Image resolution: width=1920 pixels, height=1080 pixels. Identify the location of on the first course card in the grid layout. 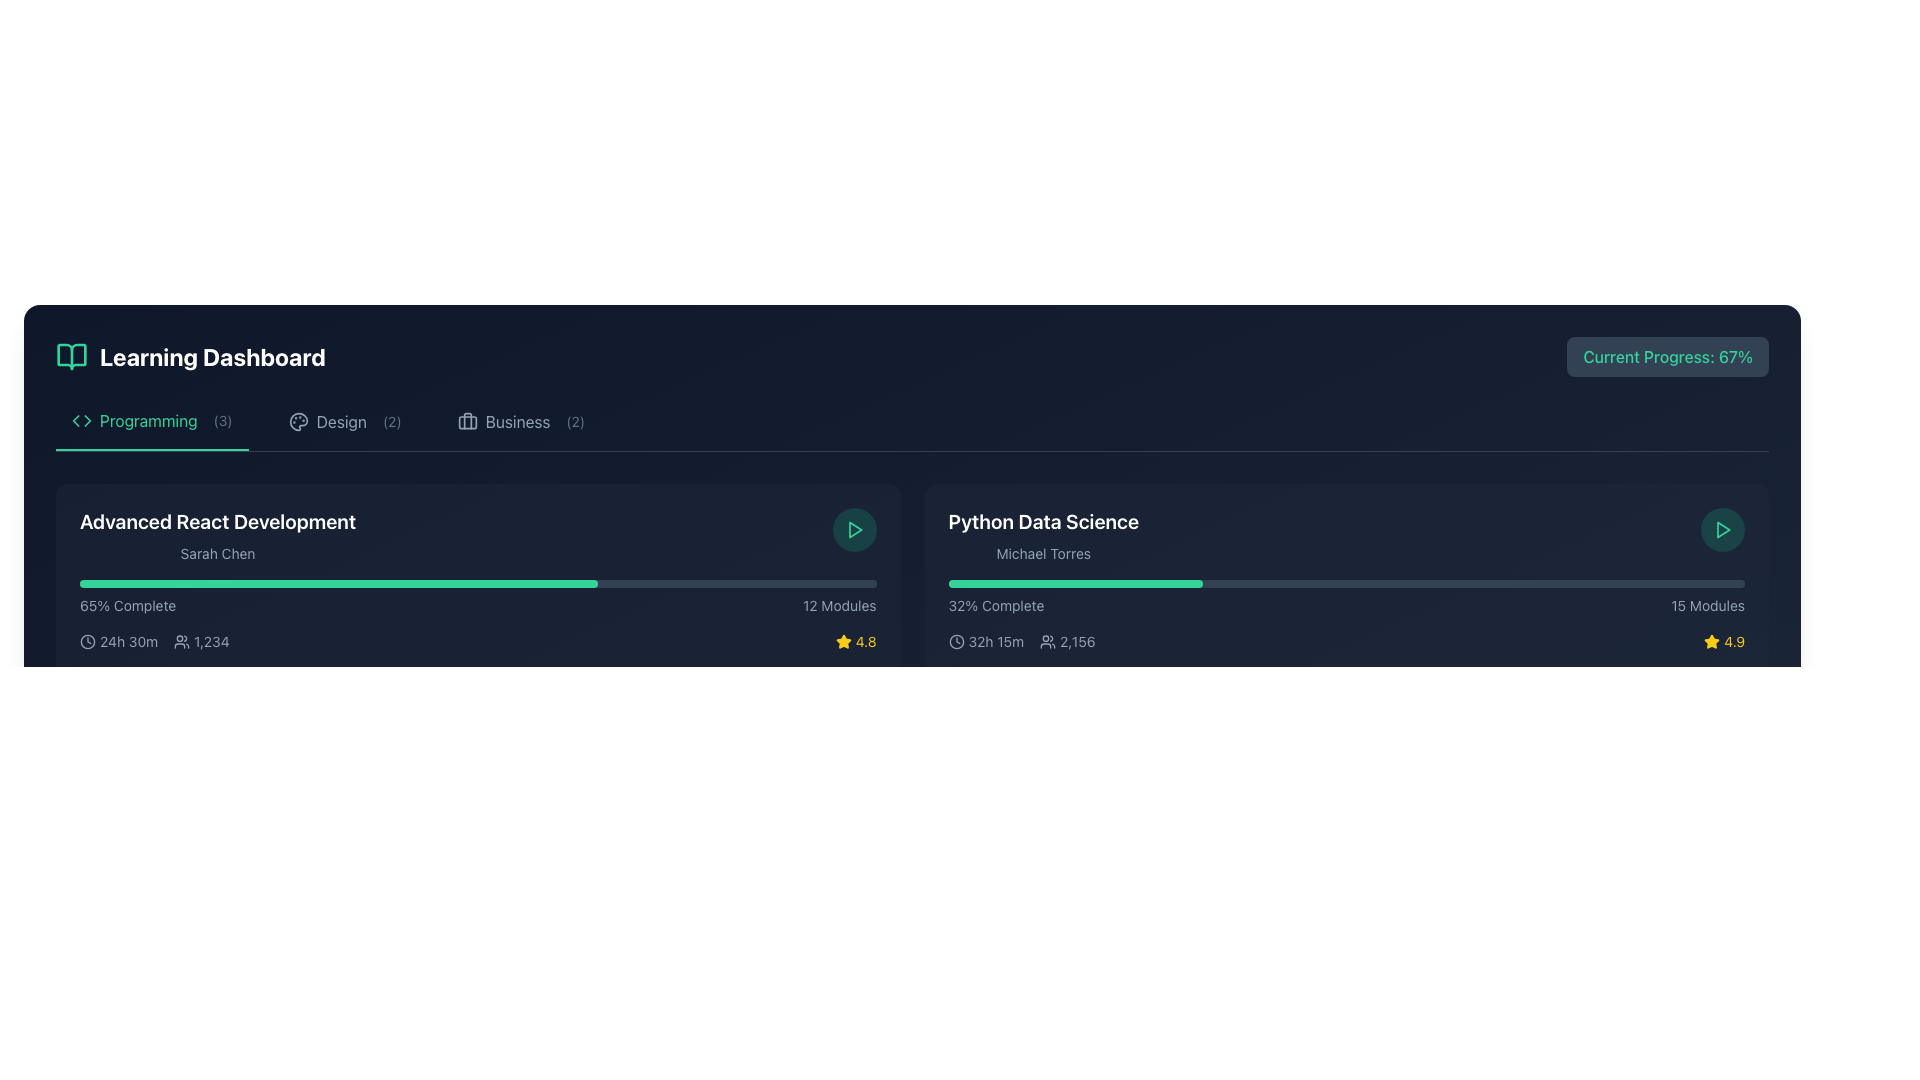
(477, 579).